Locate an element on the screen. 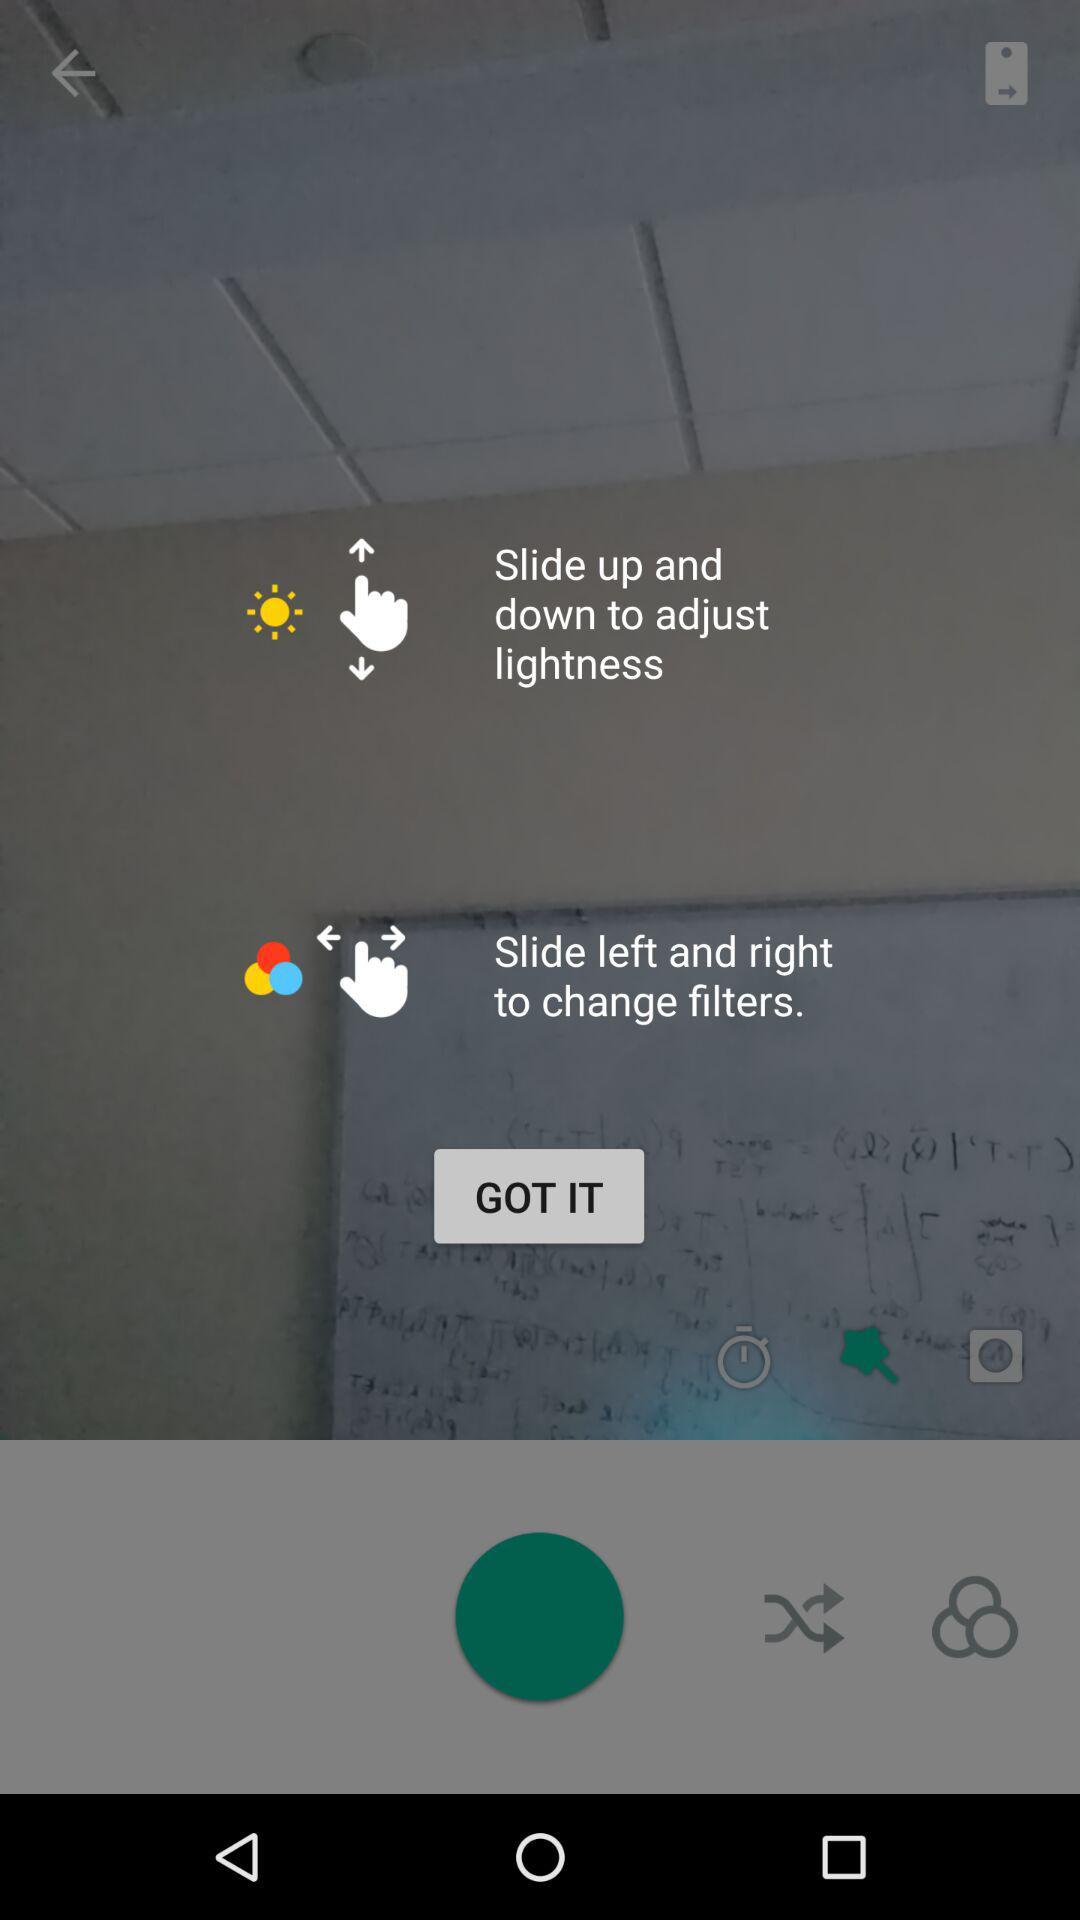 Image resolution: width=1080 pixels, height=1920 pixels. the time icon is located at coordinates (744, 1356).